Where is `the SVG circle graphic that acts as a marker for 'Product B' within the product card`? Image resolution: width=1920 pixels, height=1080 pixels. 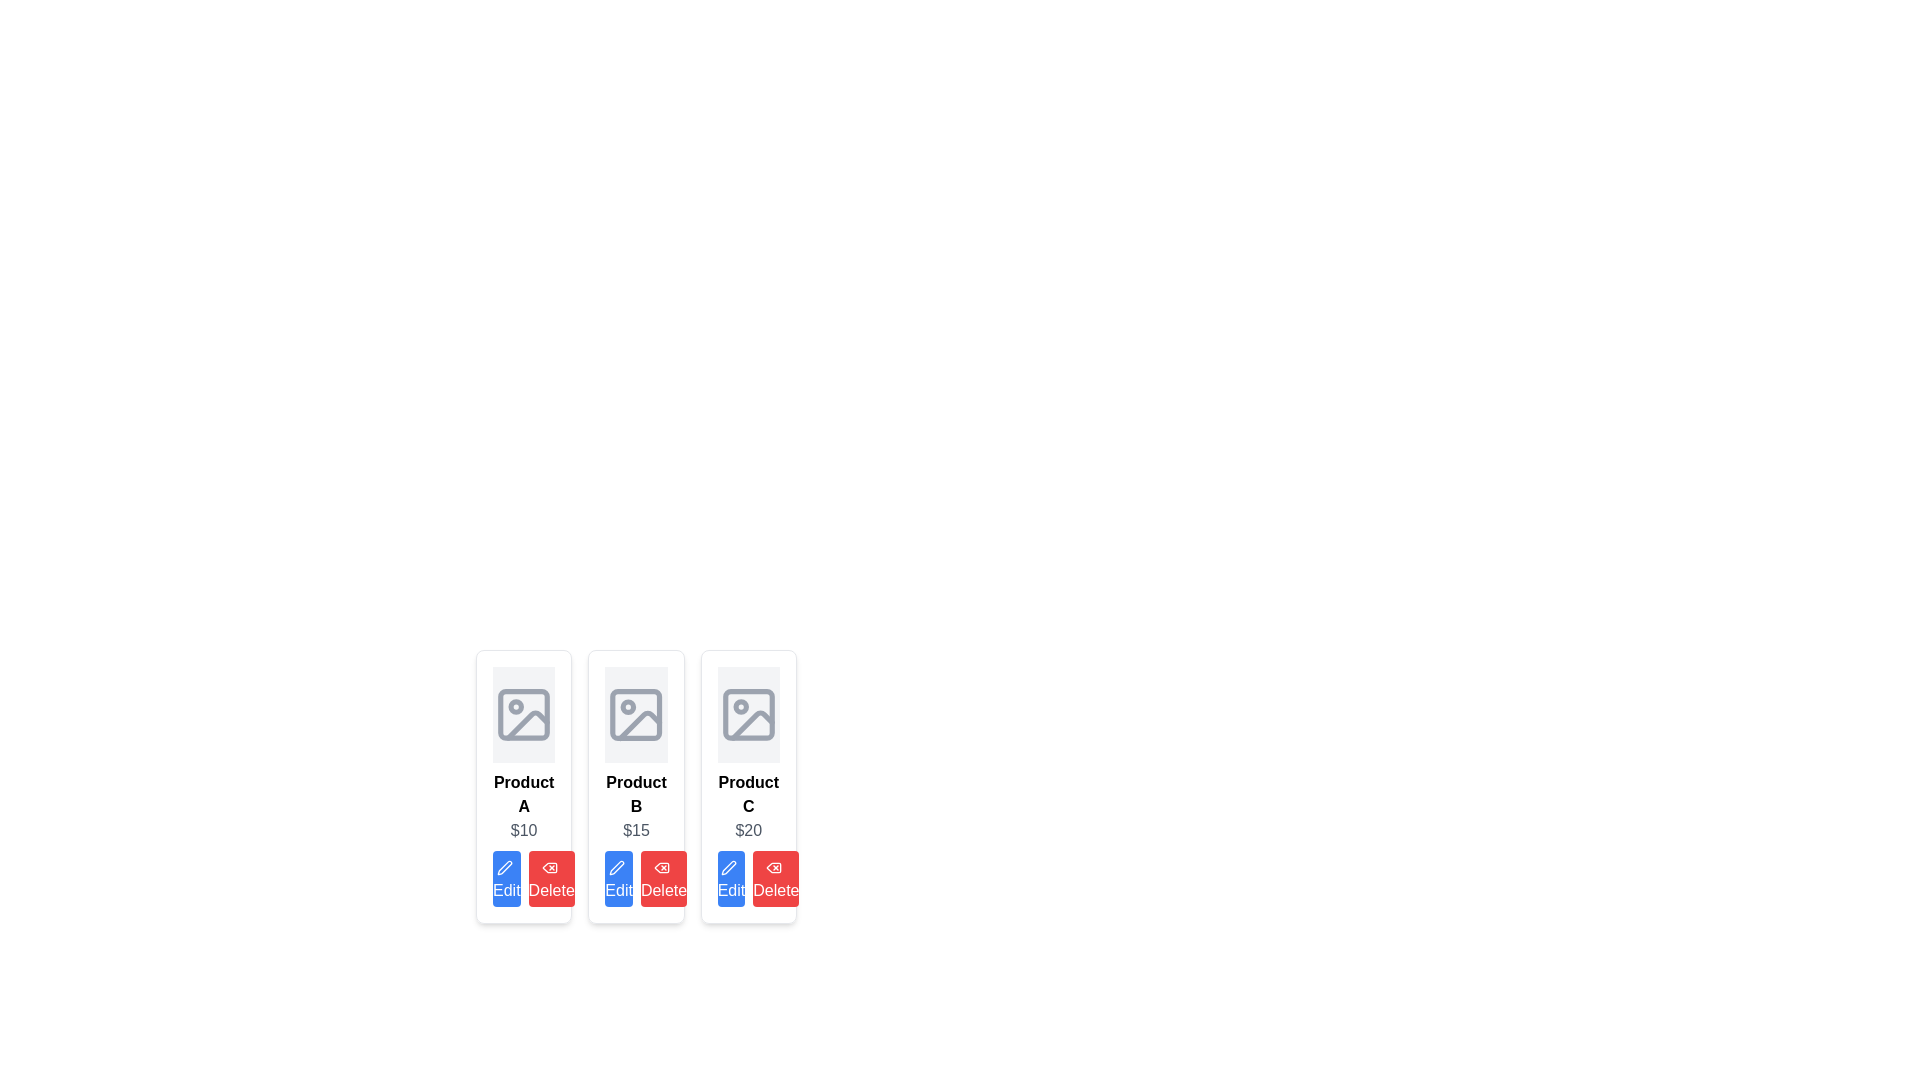
the SVG circle graphic that acts as a marker for 'Product B' within the product card is located at coordinates (627, 706).